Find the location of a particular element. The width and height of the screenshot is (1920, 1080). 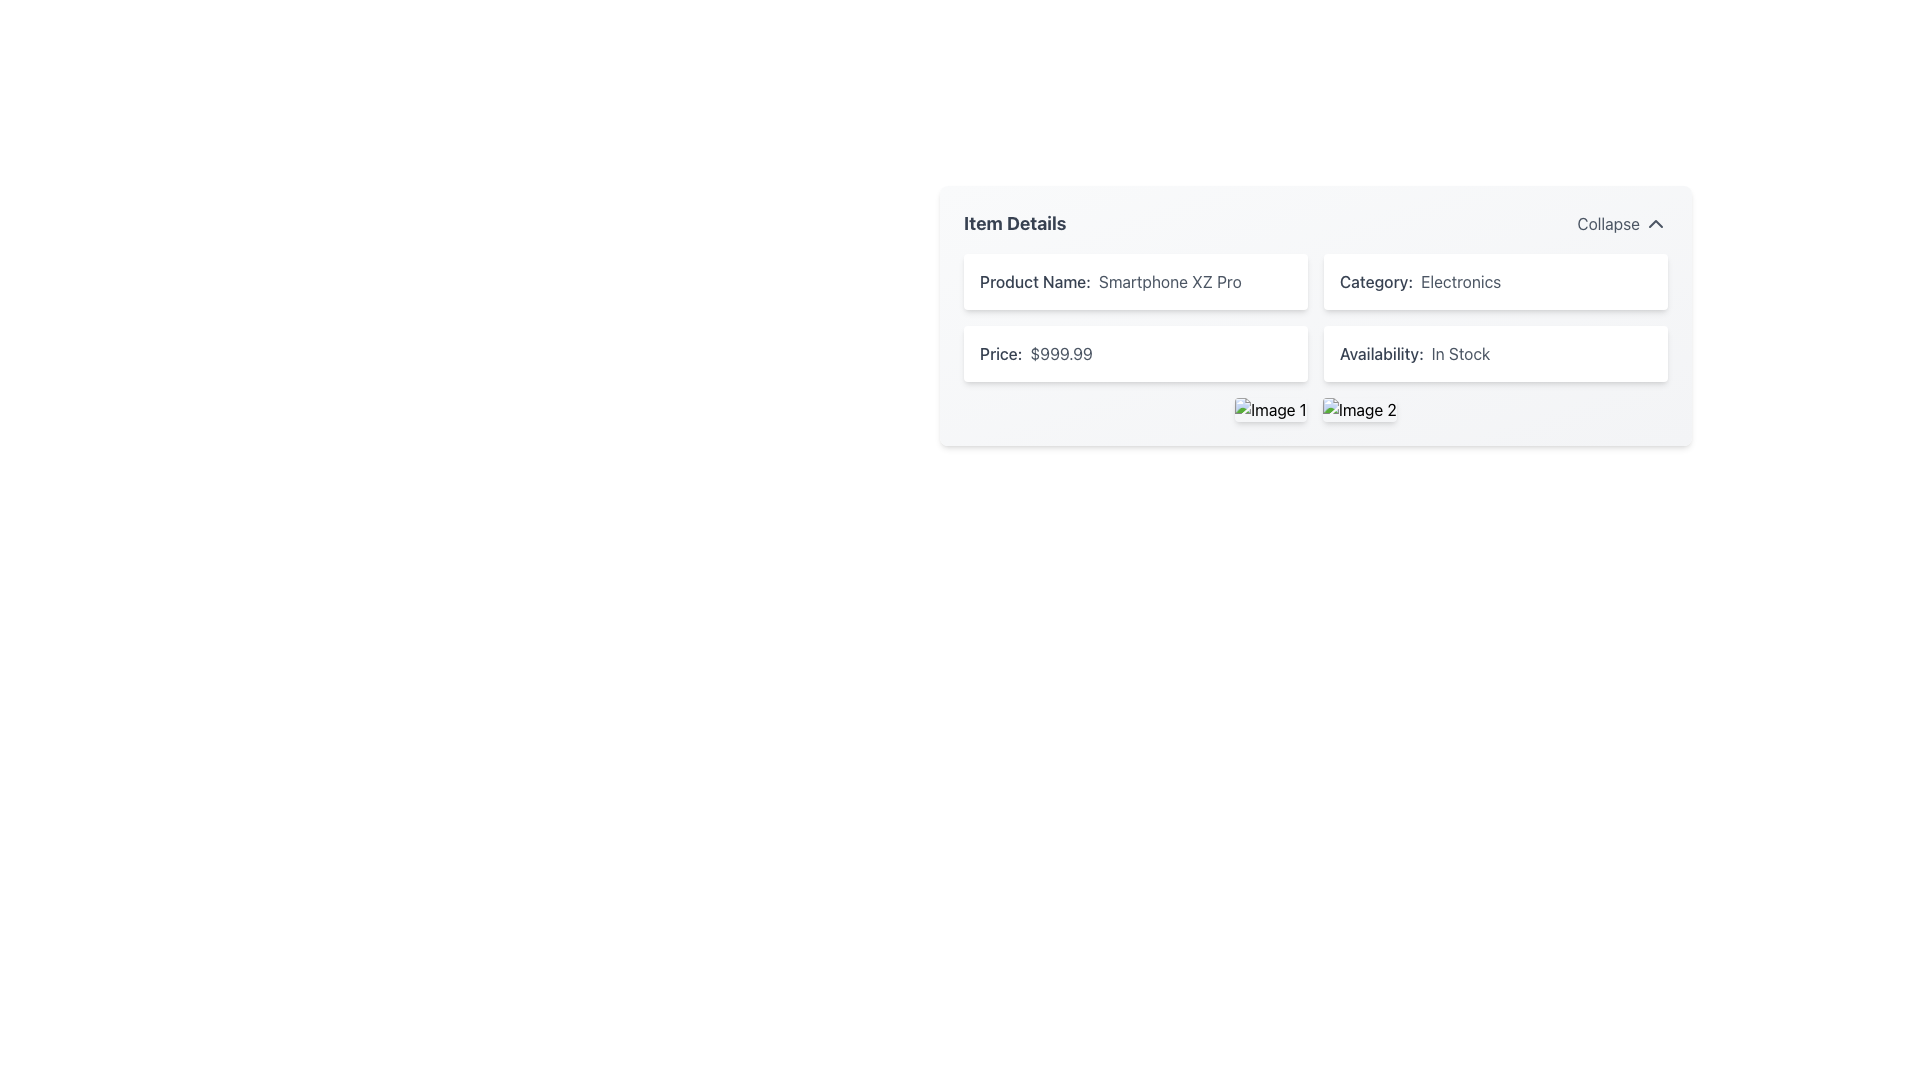

the first thumbnail image element is located at coordinates (1270, 408).